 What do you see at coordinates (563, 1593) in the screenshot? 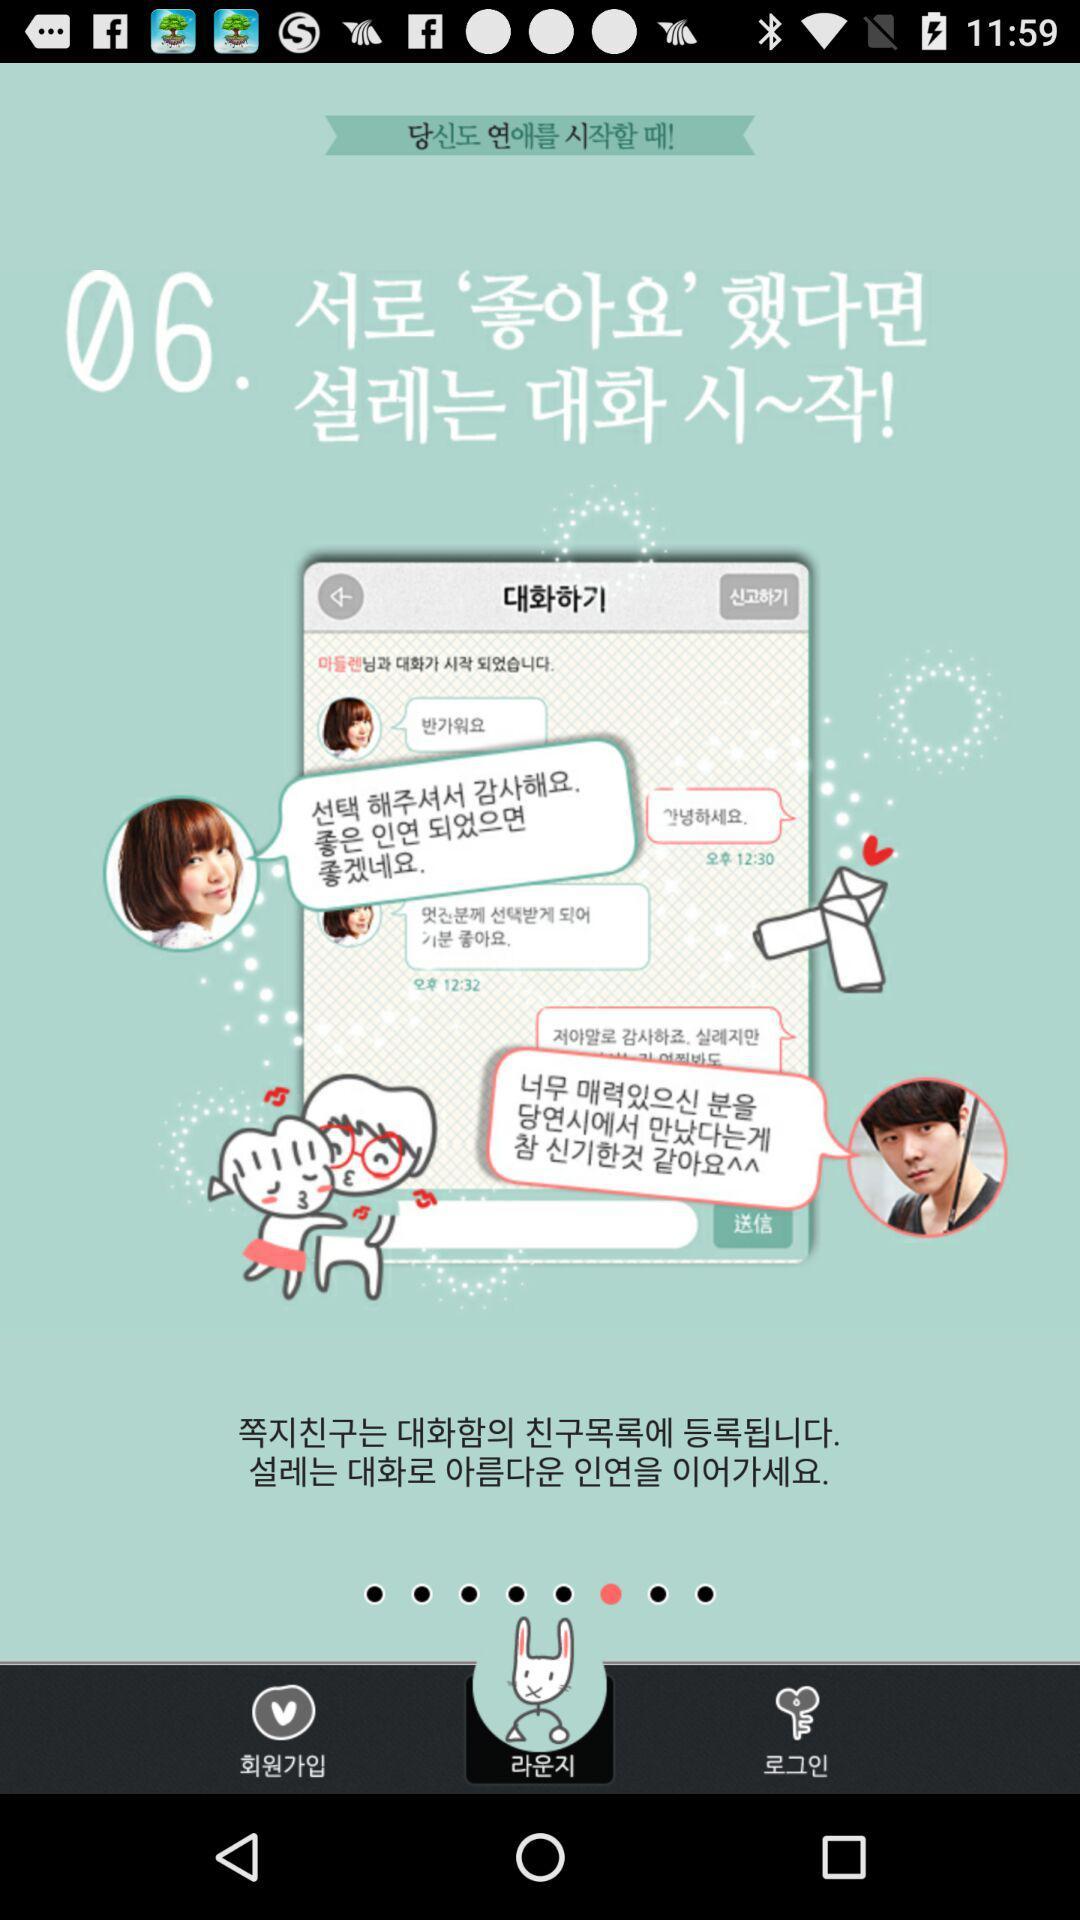
I see `previous image` at bounding box center [563, 1593].